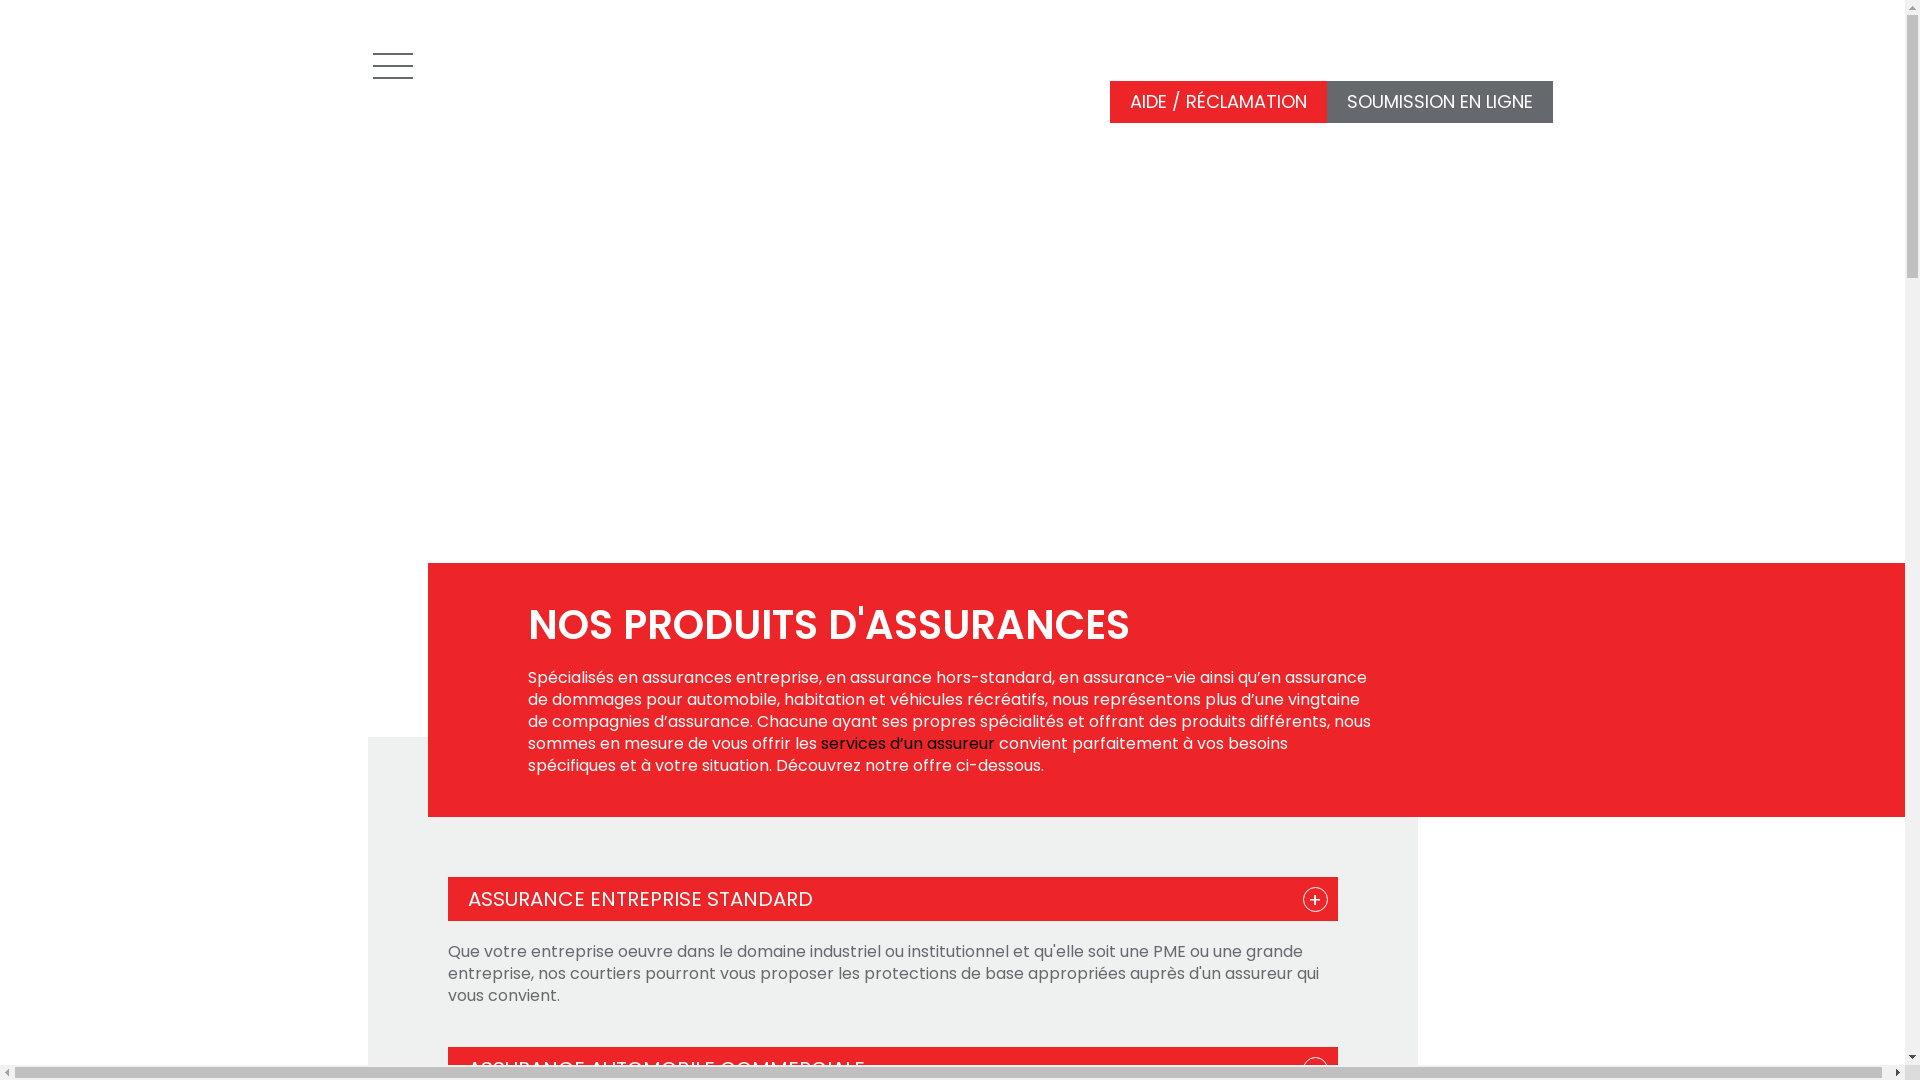 The width and height of the screenshot is (1920, 1080). What do you see at coordinates (1438, 102) in the screenshot?
I see `'SOUMISSION EN LIGNE'` at bounding box center [1438, 102].